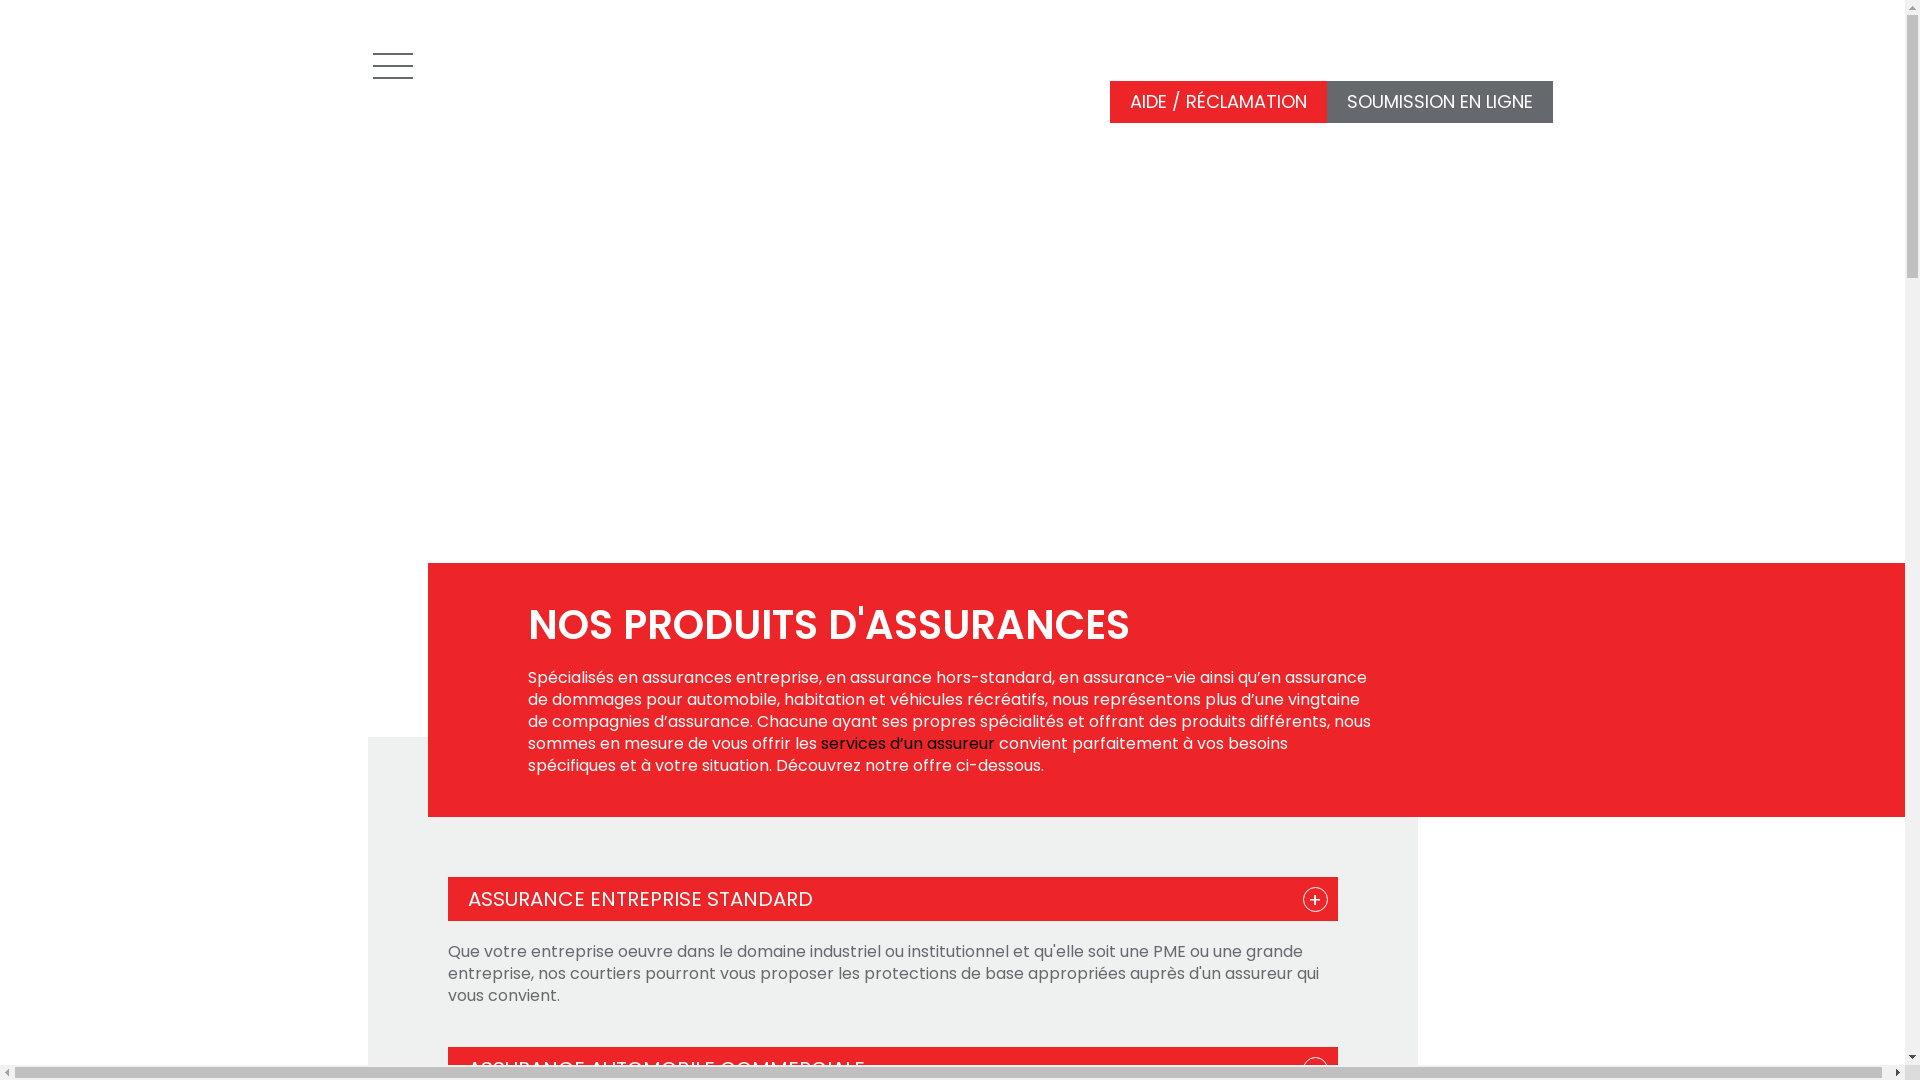 The width and height of the screenshot is (1920, 1080). What do you see at coordinates (1438, 102) in the screenshot?
I see `'SOUMISSION EN LIGNE'` at bounding box center [1438, 102].